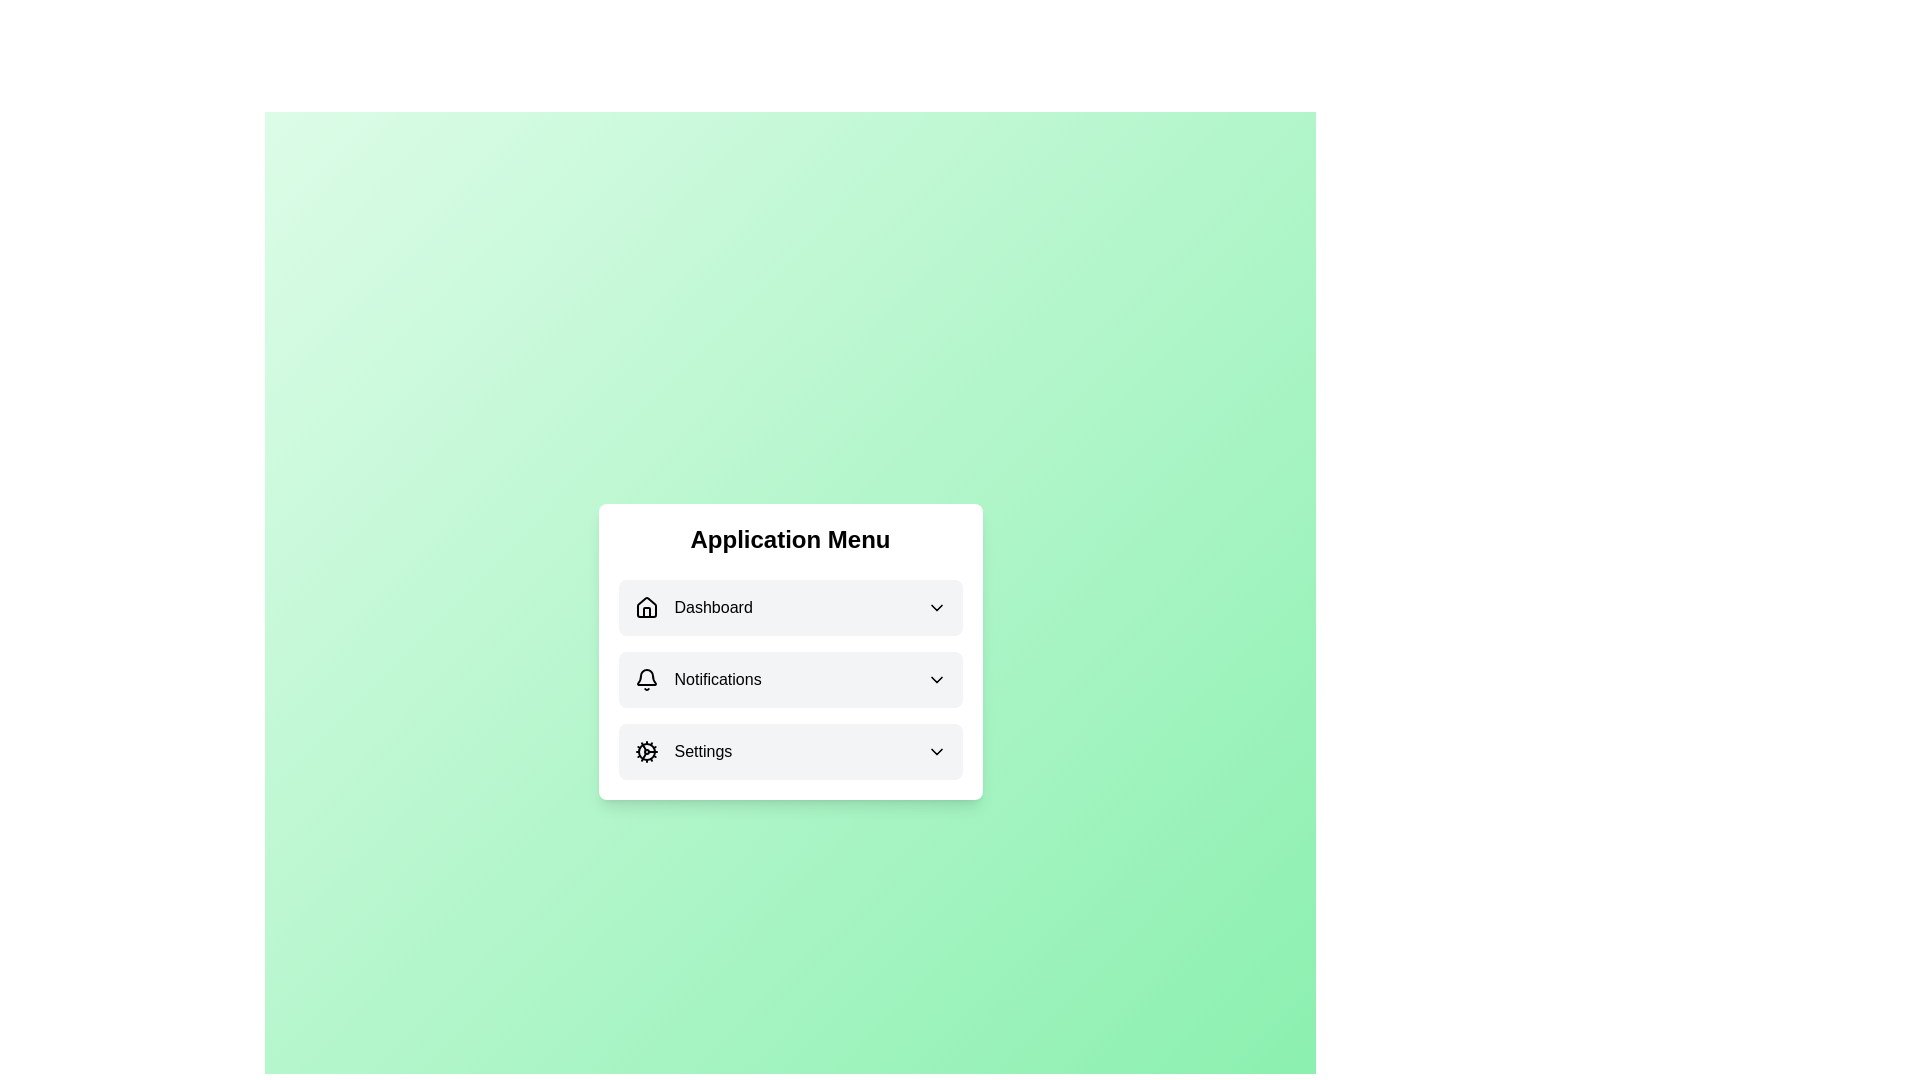 The image size is (1920, 1080). I want to click on the settings label in the vertical menu located below 'Dashboard' and 'Notifications', so click(703, 752).